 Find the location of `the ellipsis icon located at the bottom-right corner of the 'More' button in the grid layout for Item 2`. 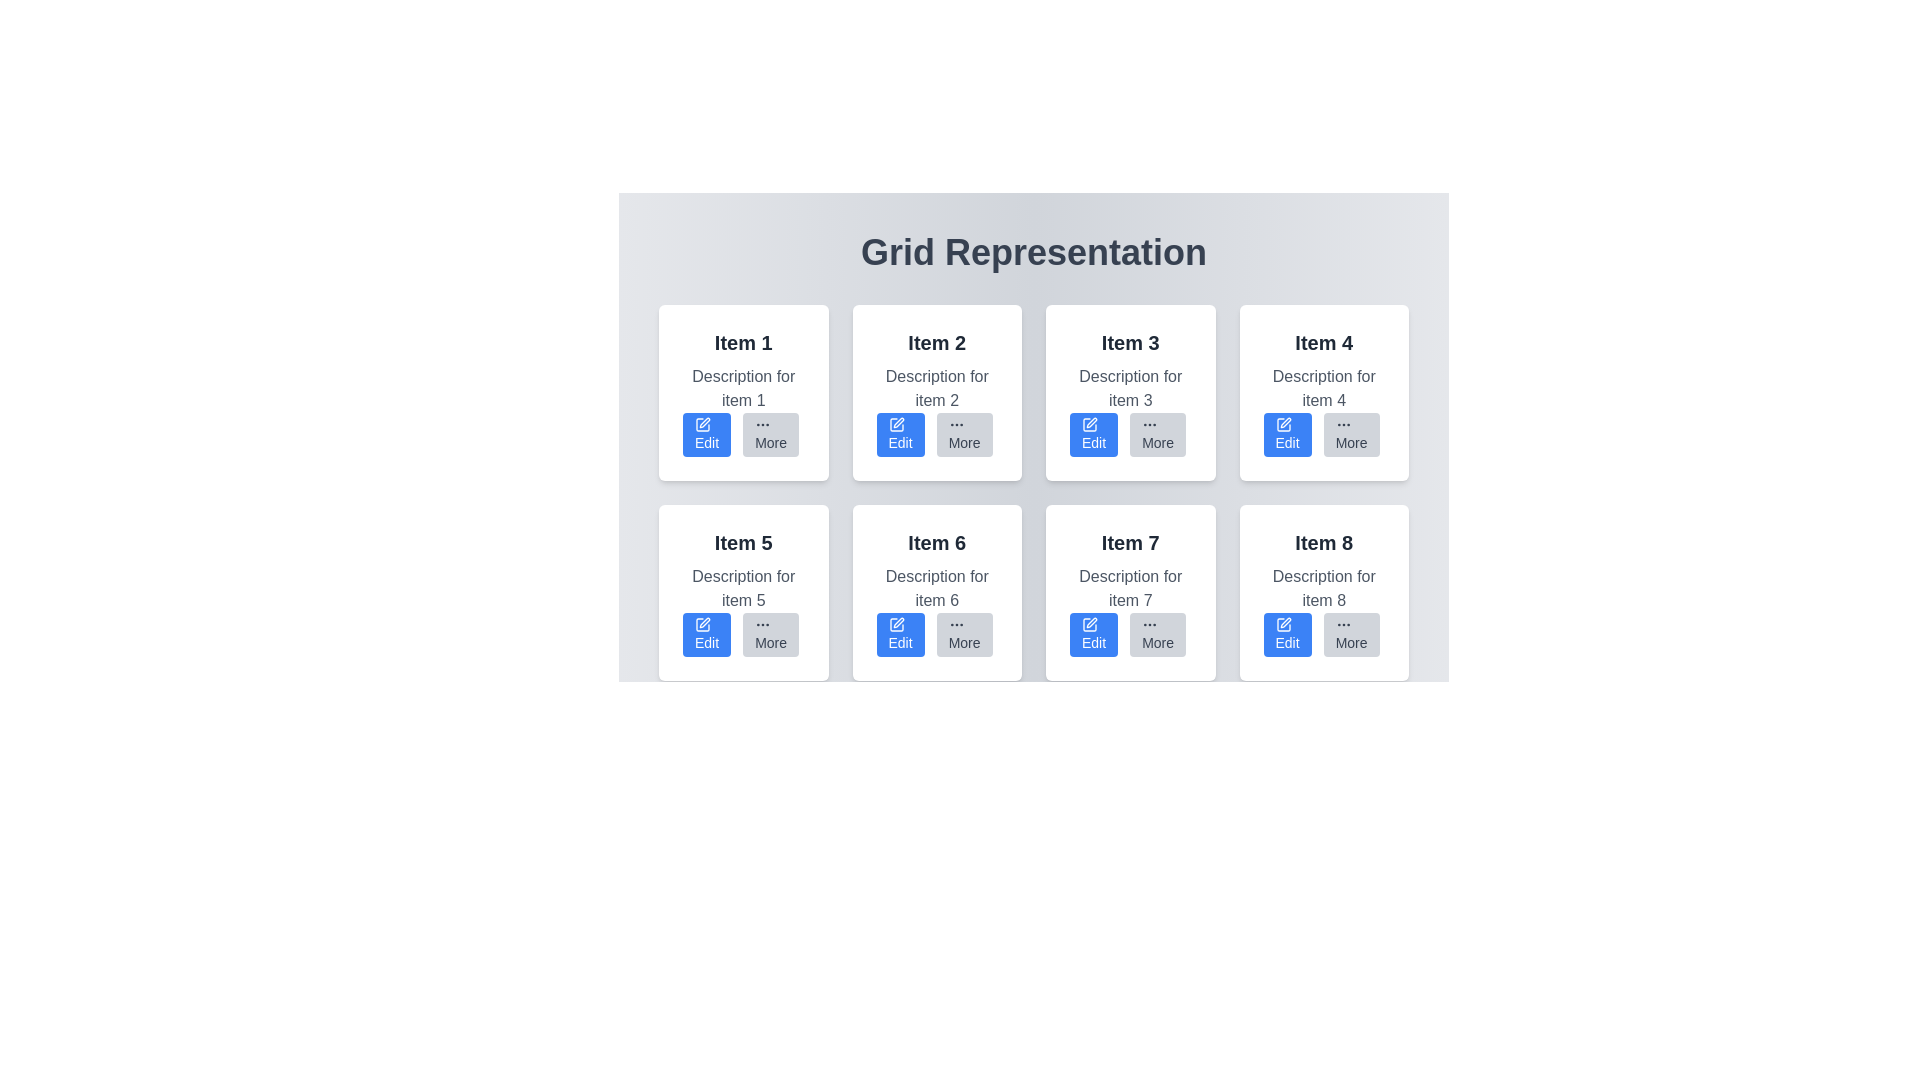

the ellipsis icon located at the bottom-right corner of the 'More' button in the grid layout for Item 2 is located at coordinates (955, 423).